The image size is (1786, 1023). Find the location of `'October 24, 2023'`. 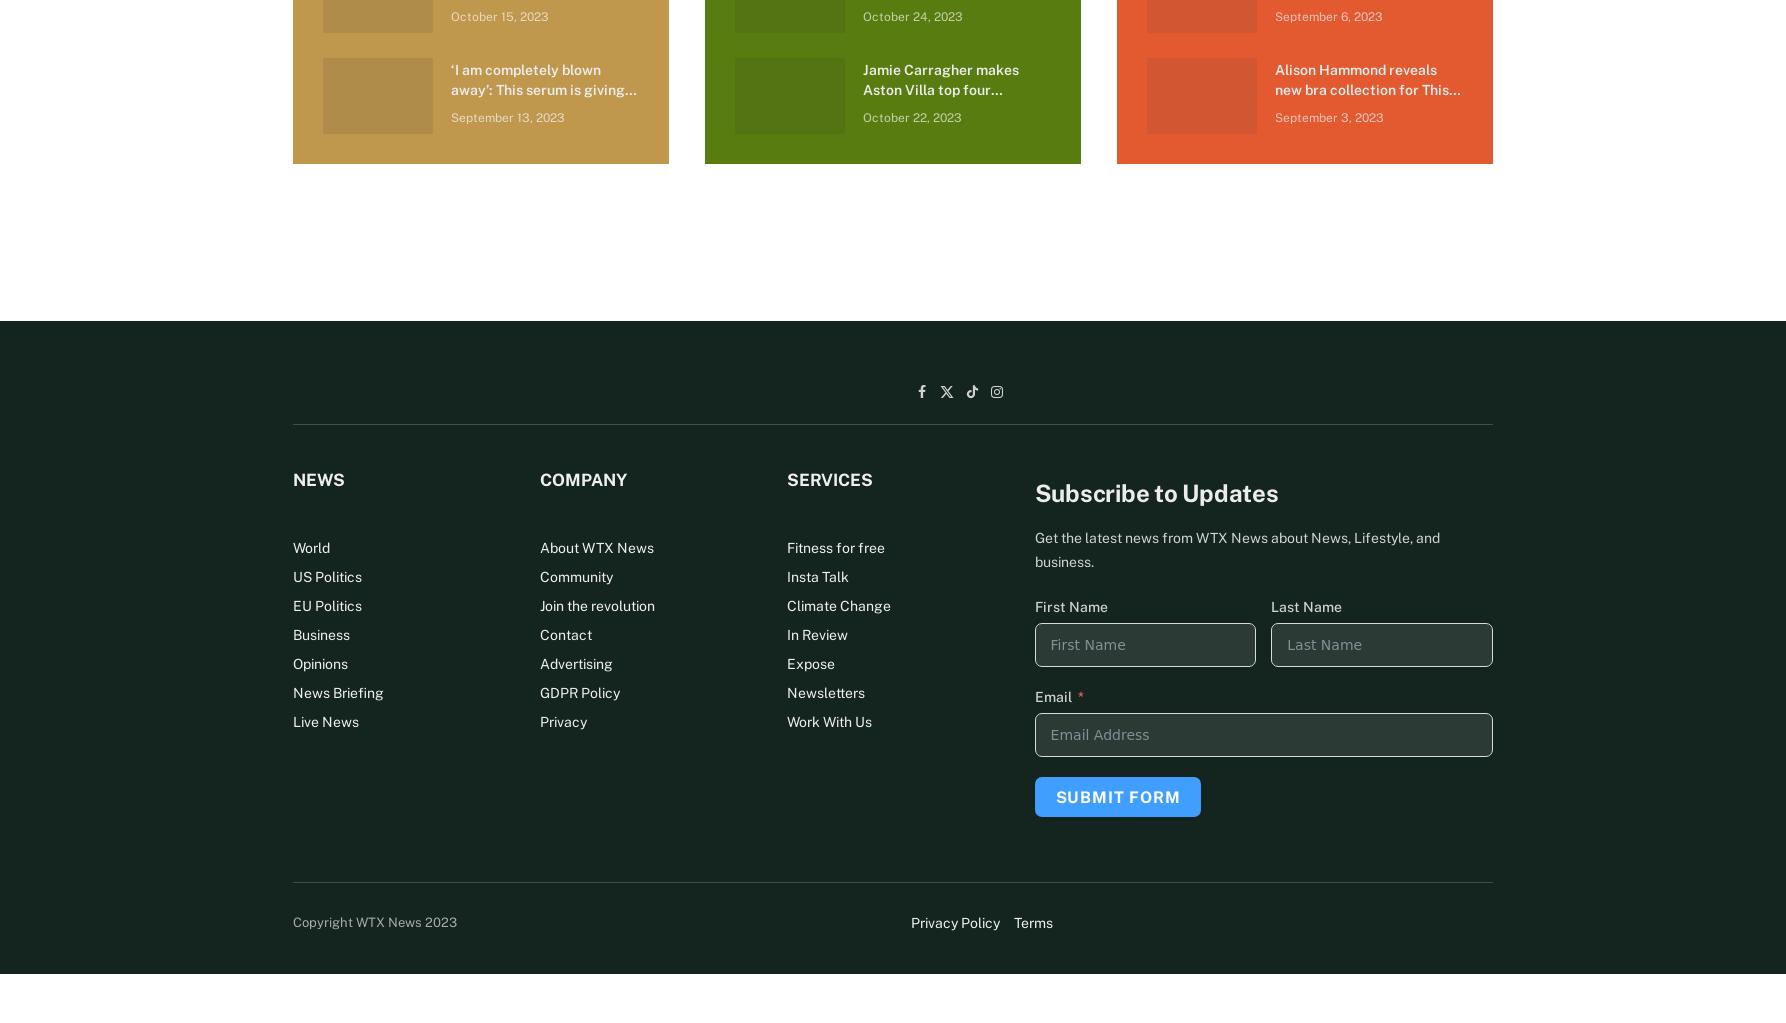

'October 24, 2023' is located at coordinates (911, 16).